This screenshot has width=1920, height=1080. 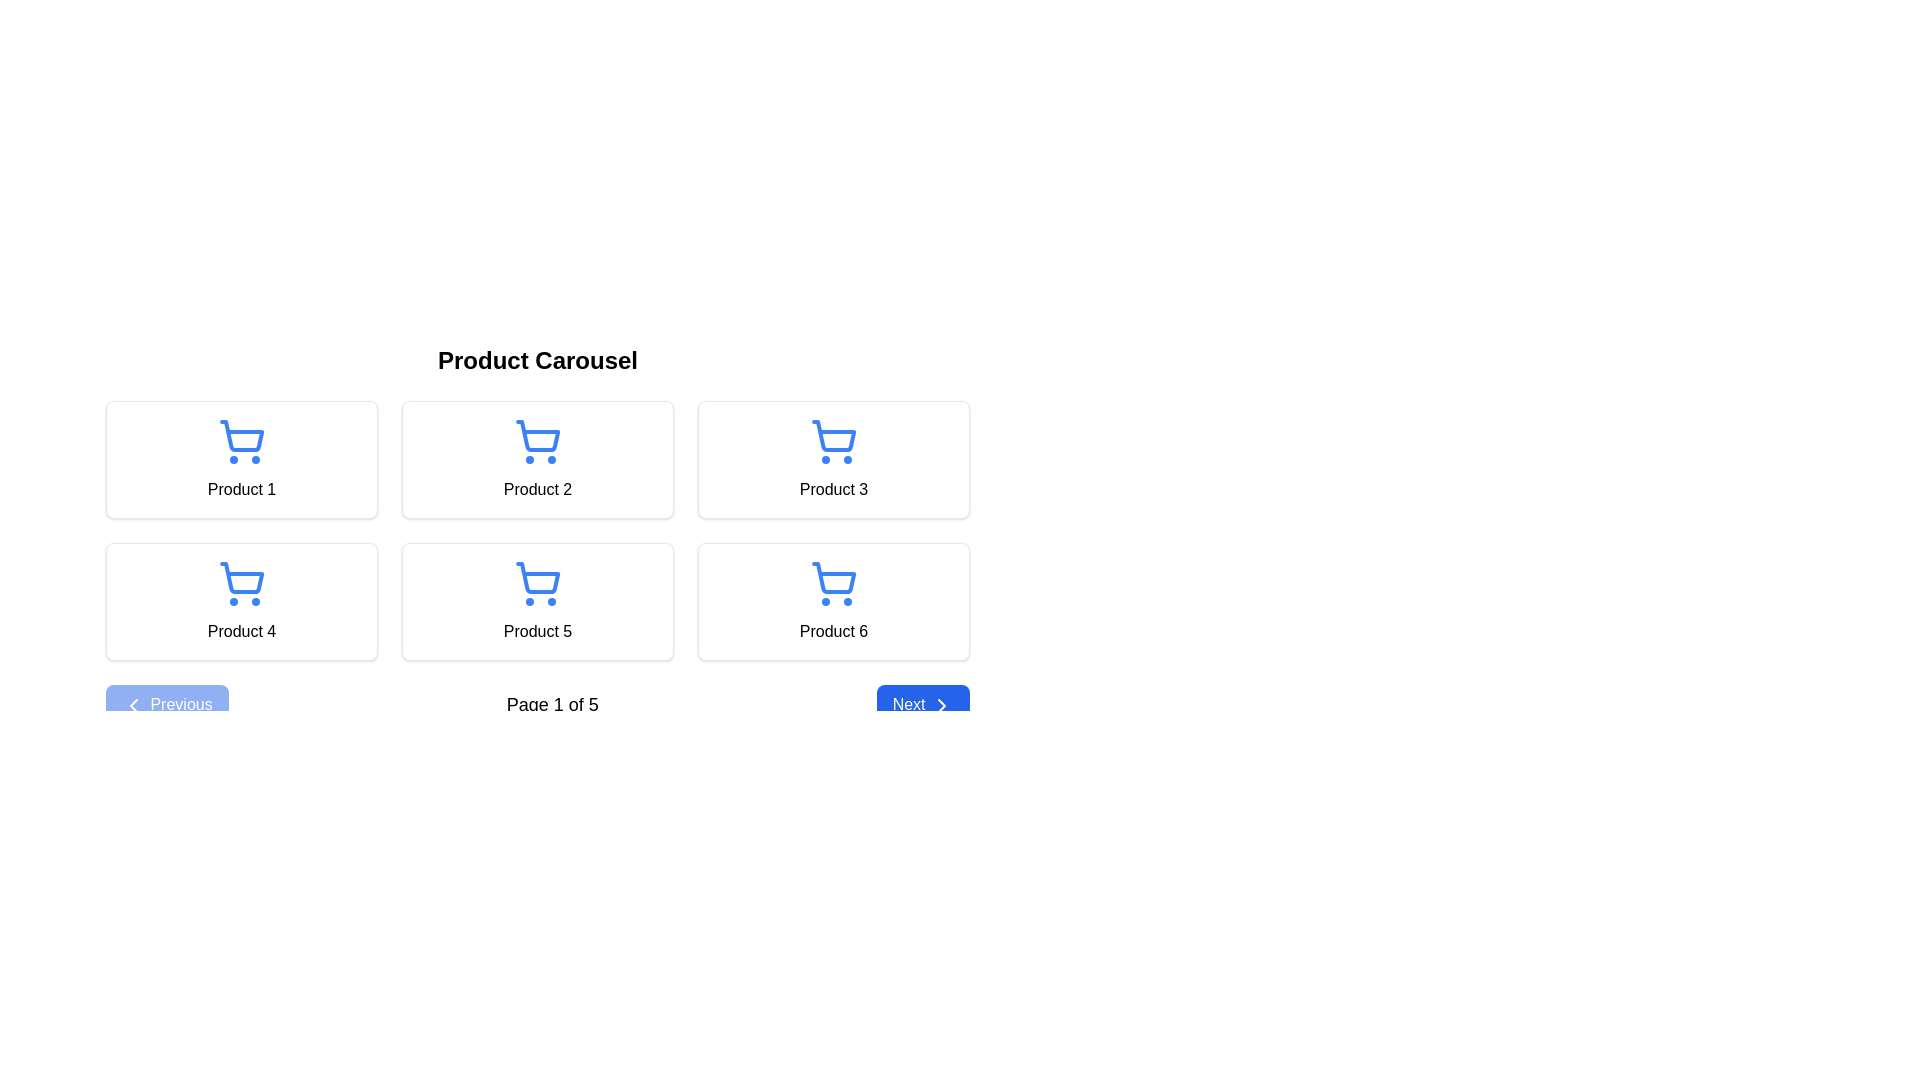 What do you see at coordinates (552, 704) in the screenshot?
I see `the text label displaying 'Page 1 of 5' located in the footer section of the carousel interface, centered between the navigation buttons 'Previous' and 'Next'` at bounding box center [552, 704].